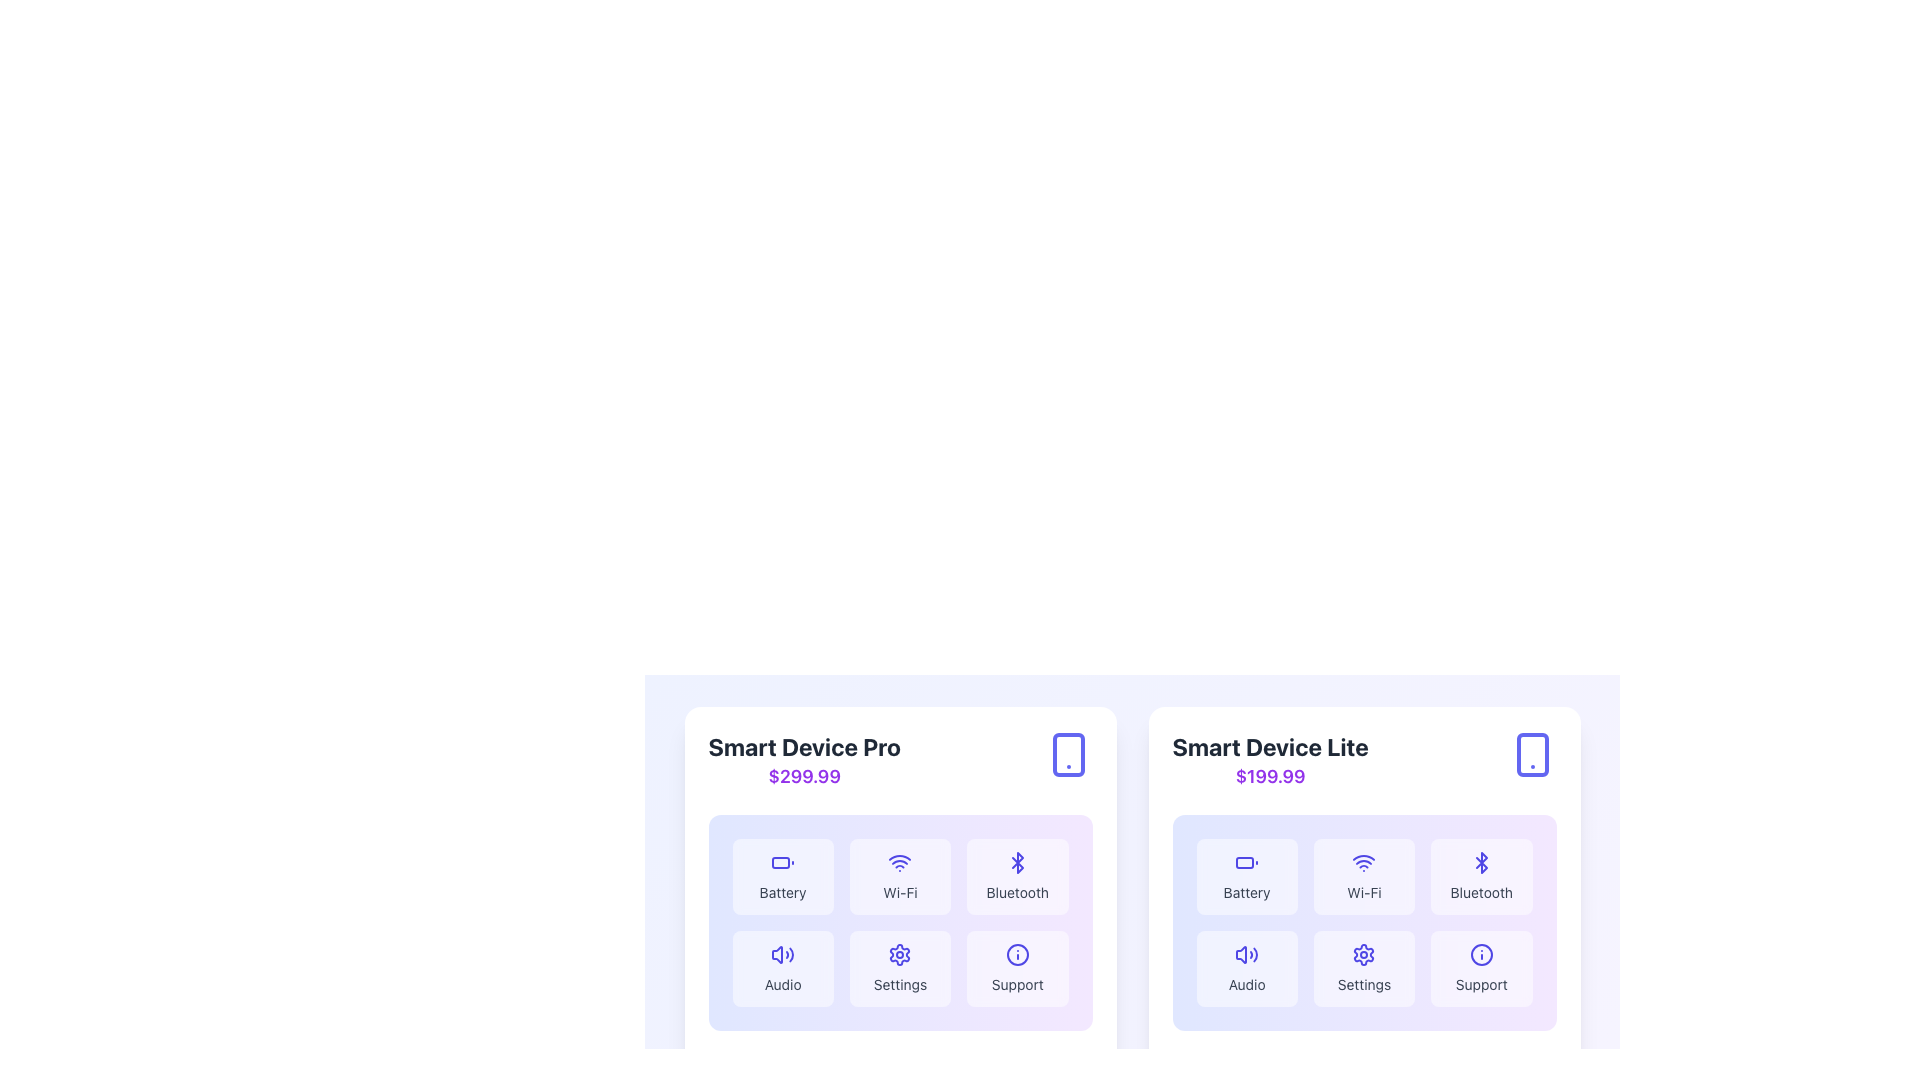 The image size is (1920, 1080). Describe the element at coordinates (1363, 856) in the screenshot. I see `the second arc segment of the SVG-based Wi-Fi symbol in the top-right section of the 'Smart Device Lite' product card` at that location.